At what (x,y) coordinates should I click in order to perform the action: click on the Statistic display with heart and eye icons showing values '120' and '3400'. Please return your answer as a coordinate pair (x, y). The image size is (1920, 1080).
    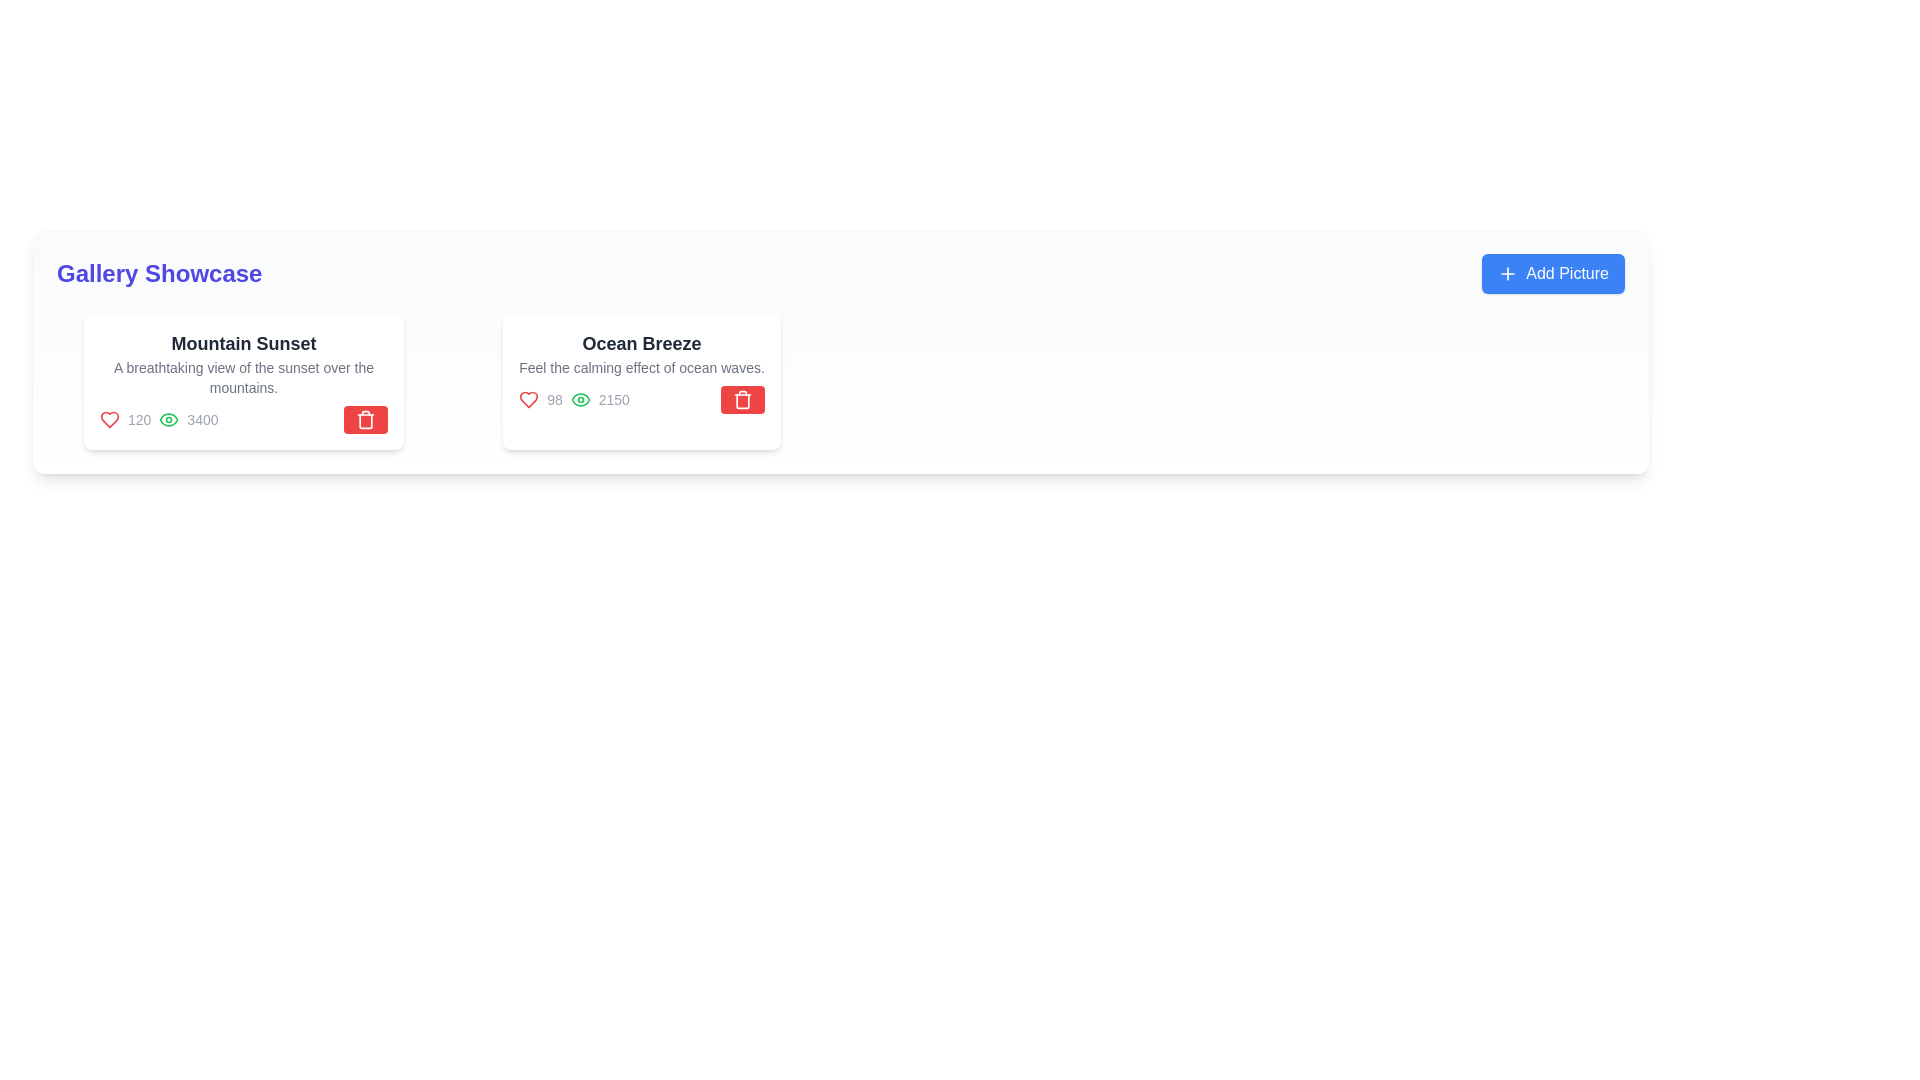
    Looking at the image, I should click on (158, 419).